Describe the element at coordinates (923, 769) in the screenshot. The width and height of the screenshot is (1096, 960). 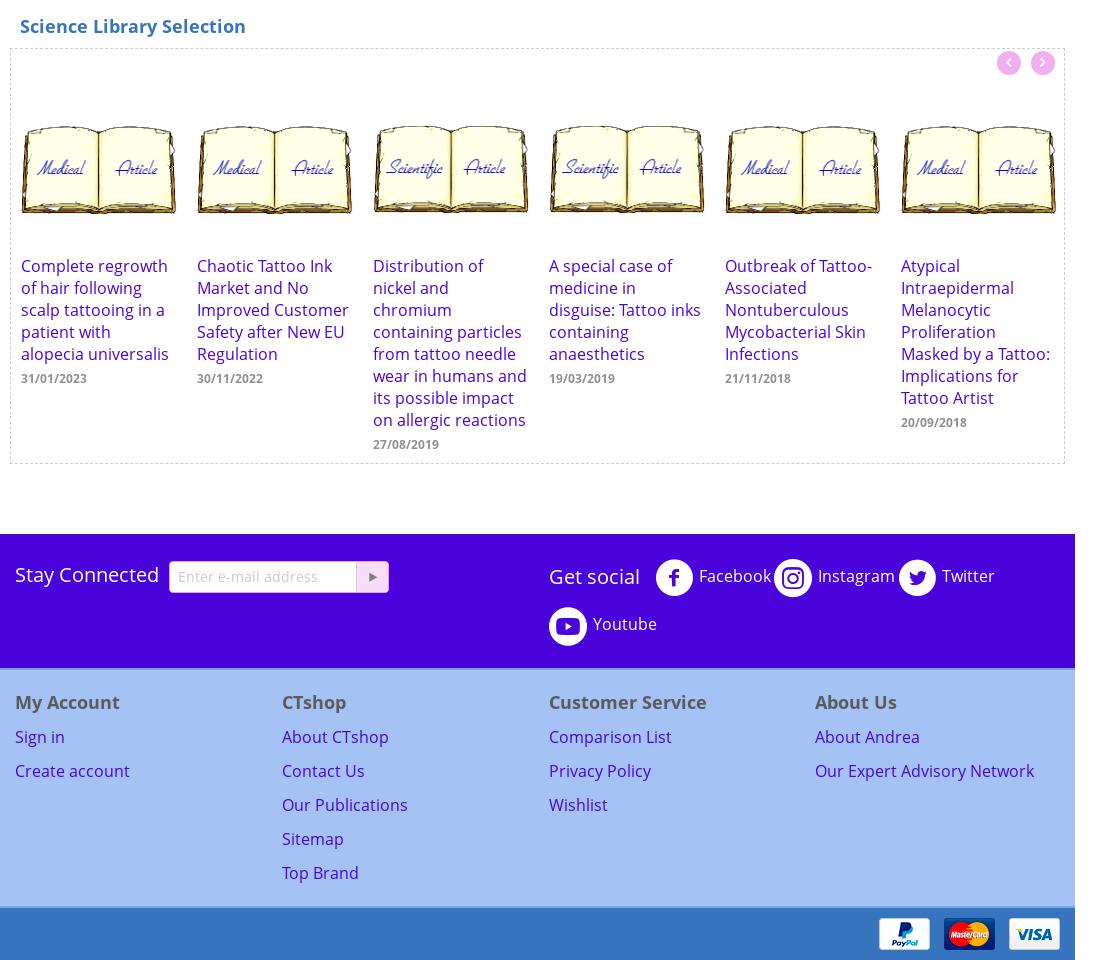
I see `'Our Expert Advisory Network'` at that location.